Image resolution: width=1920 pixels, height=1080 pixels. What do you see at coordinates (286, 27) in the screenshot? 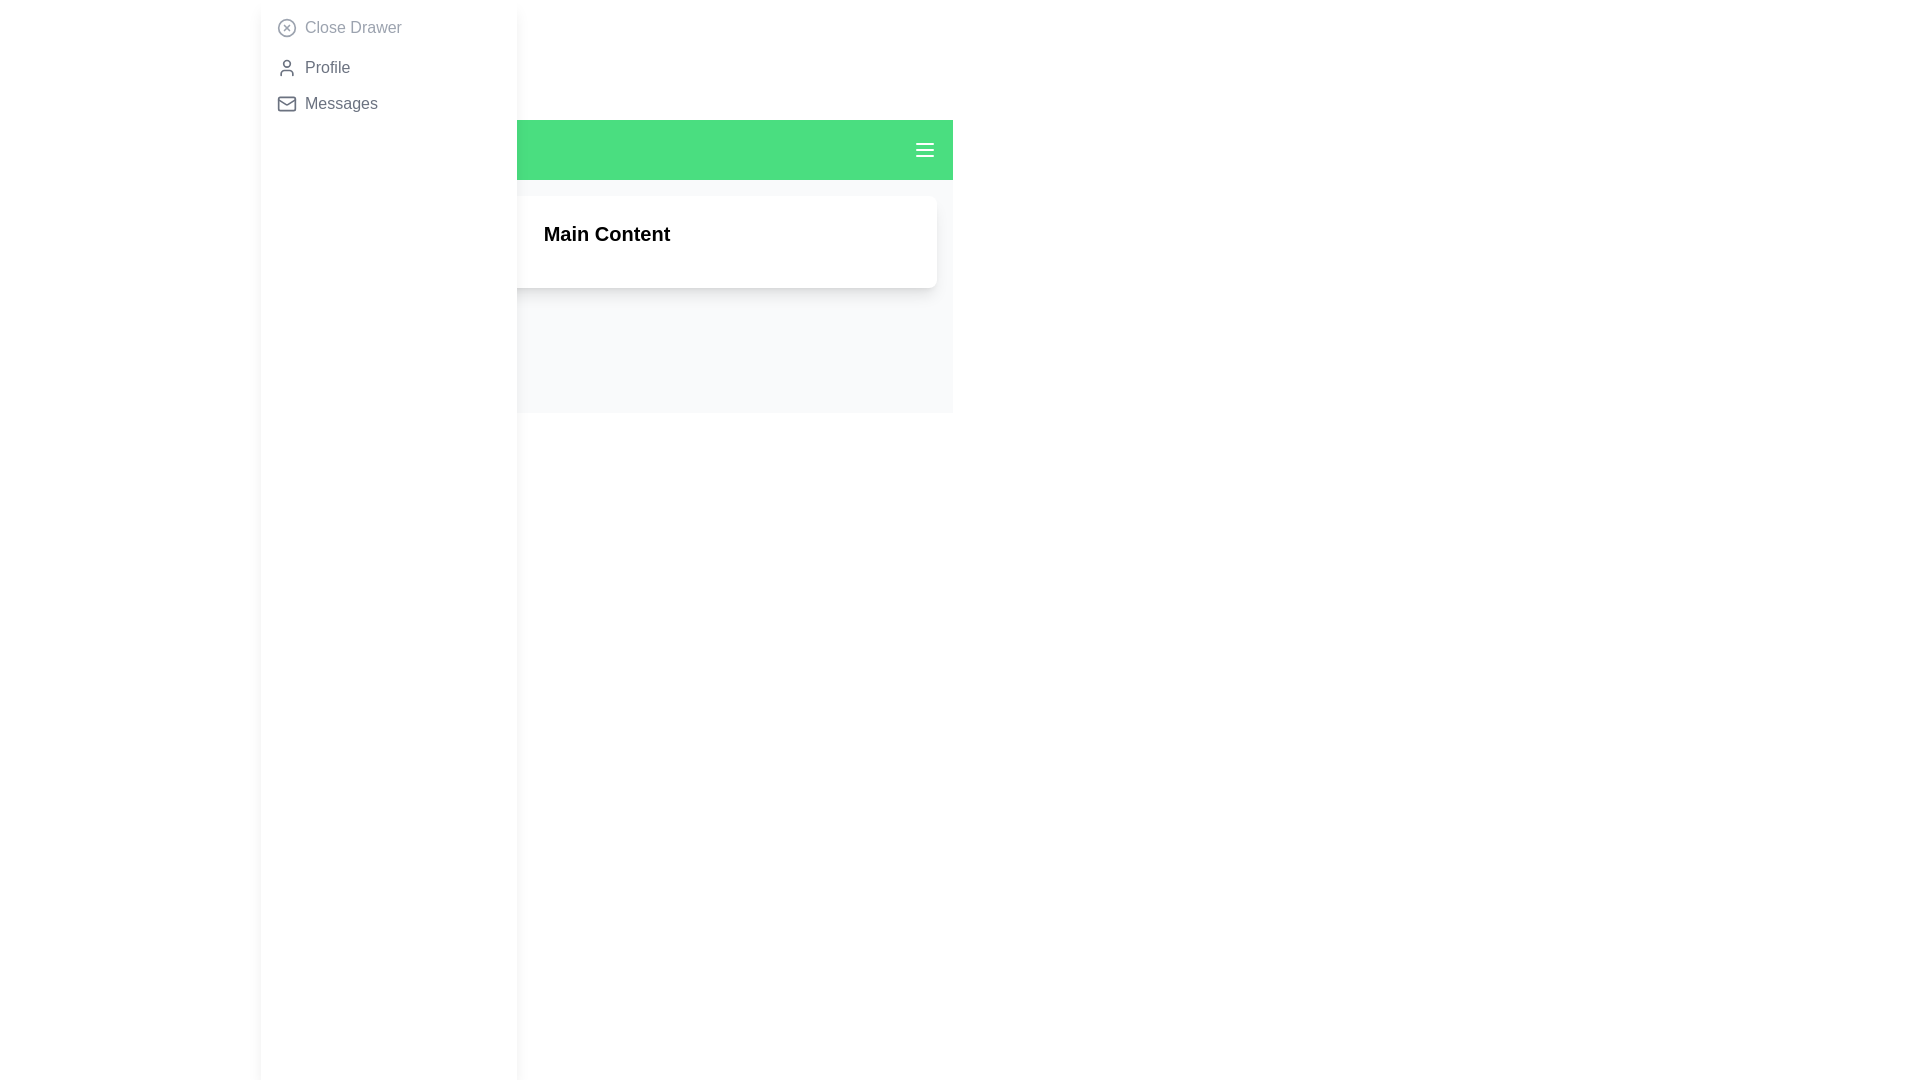
I see `the graphical icon located at the top-left corner of the interface within the sidebar` at bounding box center [286, 27].